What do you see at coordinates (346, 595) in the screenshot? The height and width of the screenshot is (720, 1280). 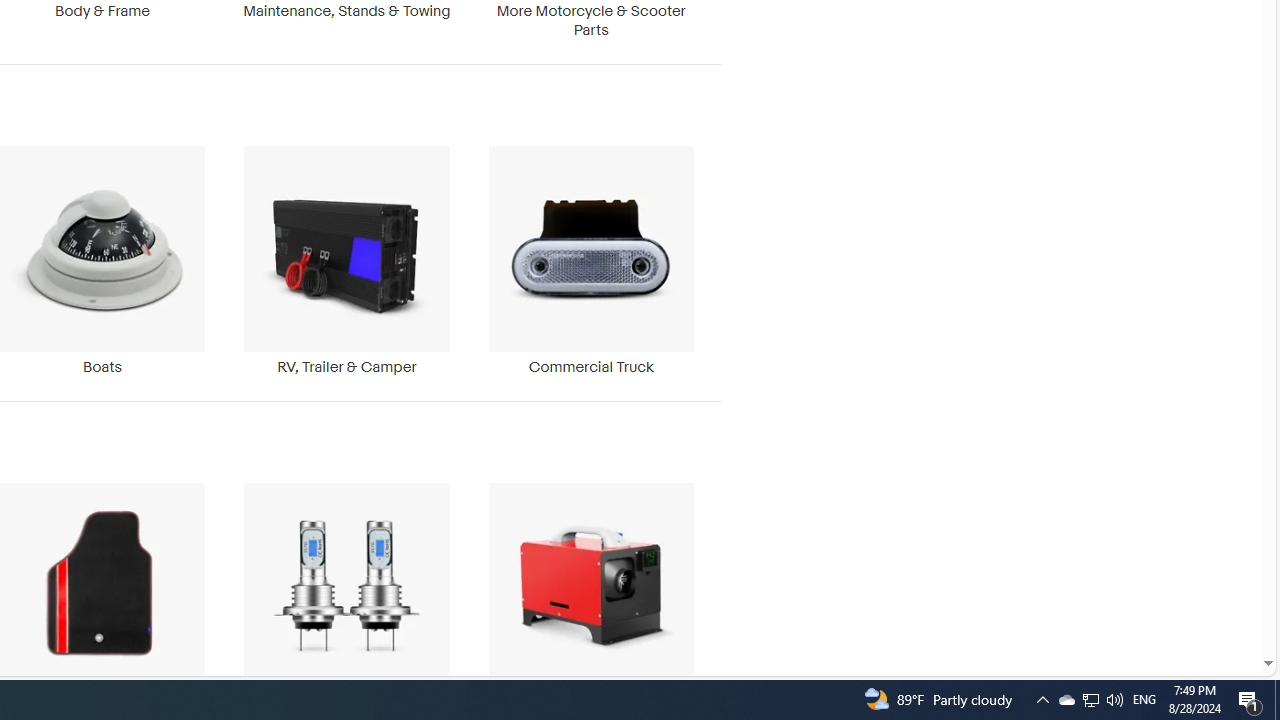 I see `'Lighting & Lamps'` at bounding box center [346, 595].